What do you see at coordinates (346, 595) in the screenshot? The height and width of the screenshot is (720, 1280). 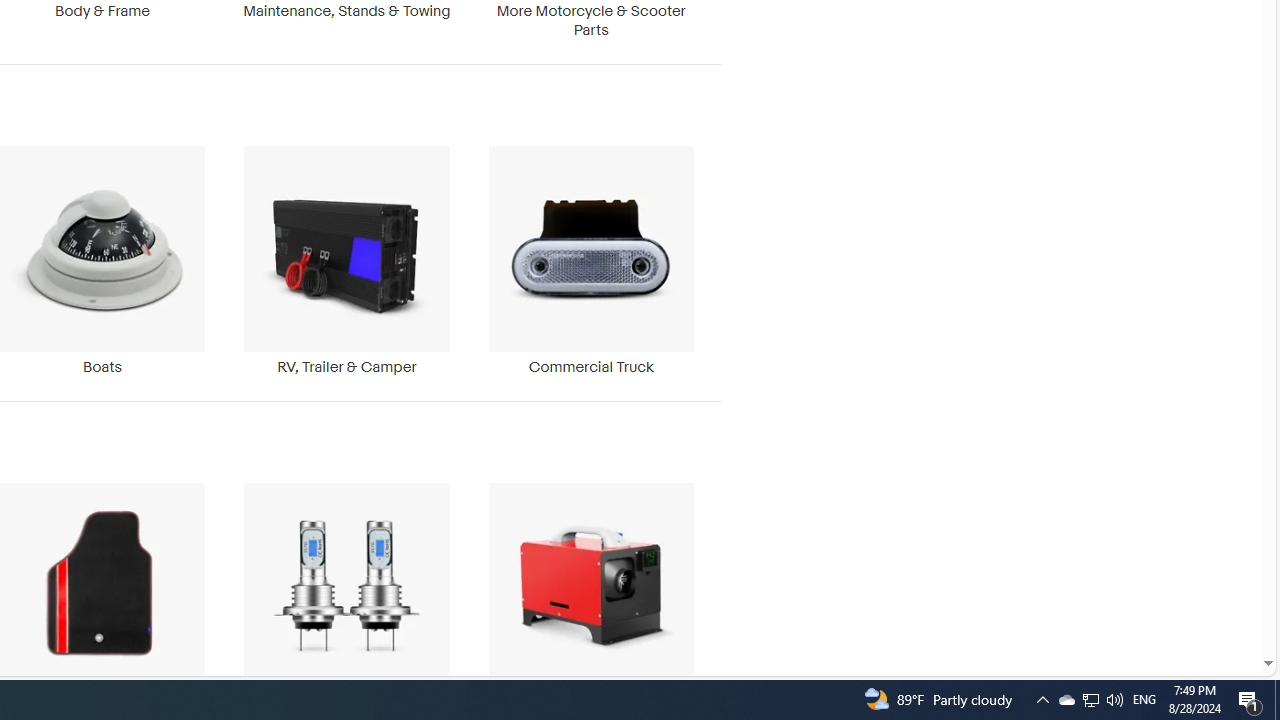 I see `'Lighting & Lamps'` at bounding box center [346, 595].